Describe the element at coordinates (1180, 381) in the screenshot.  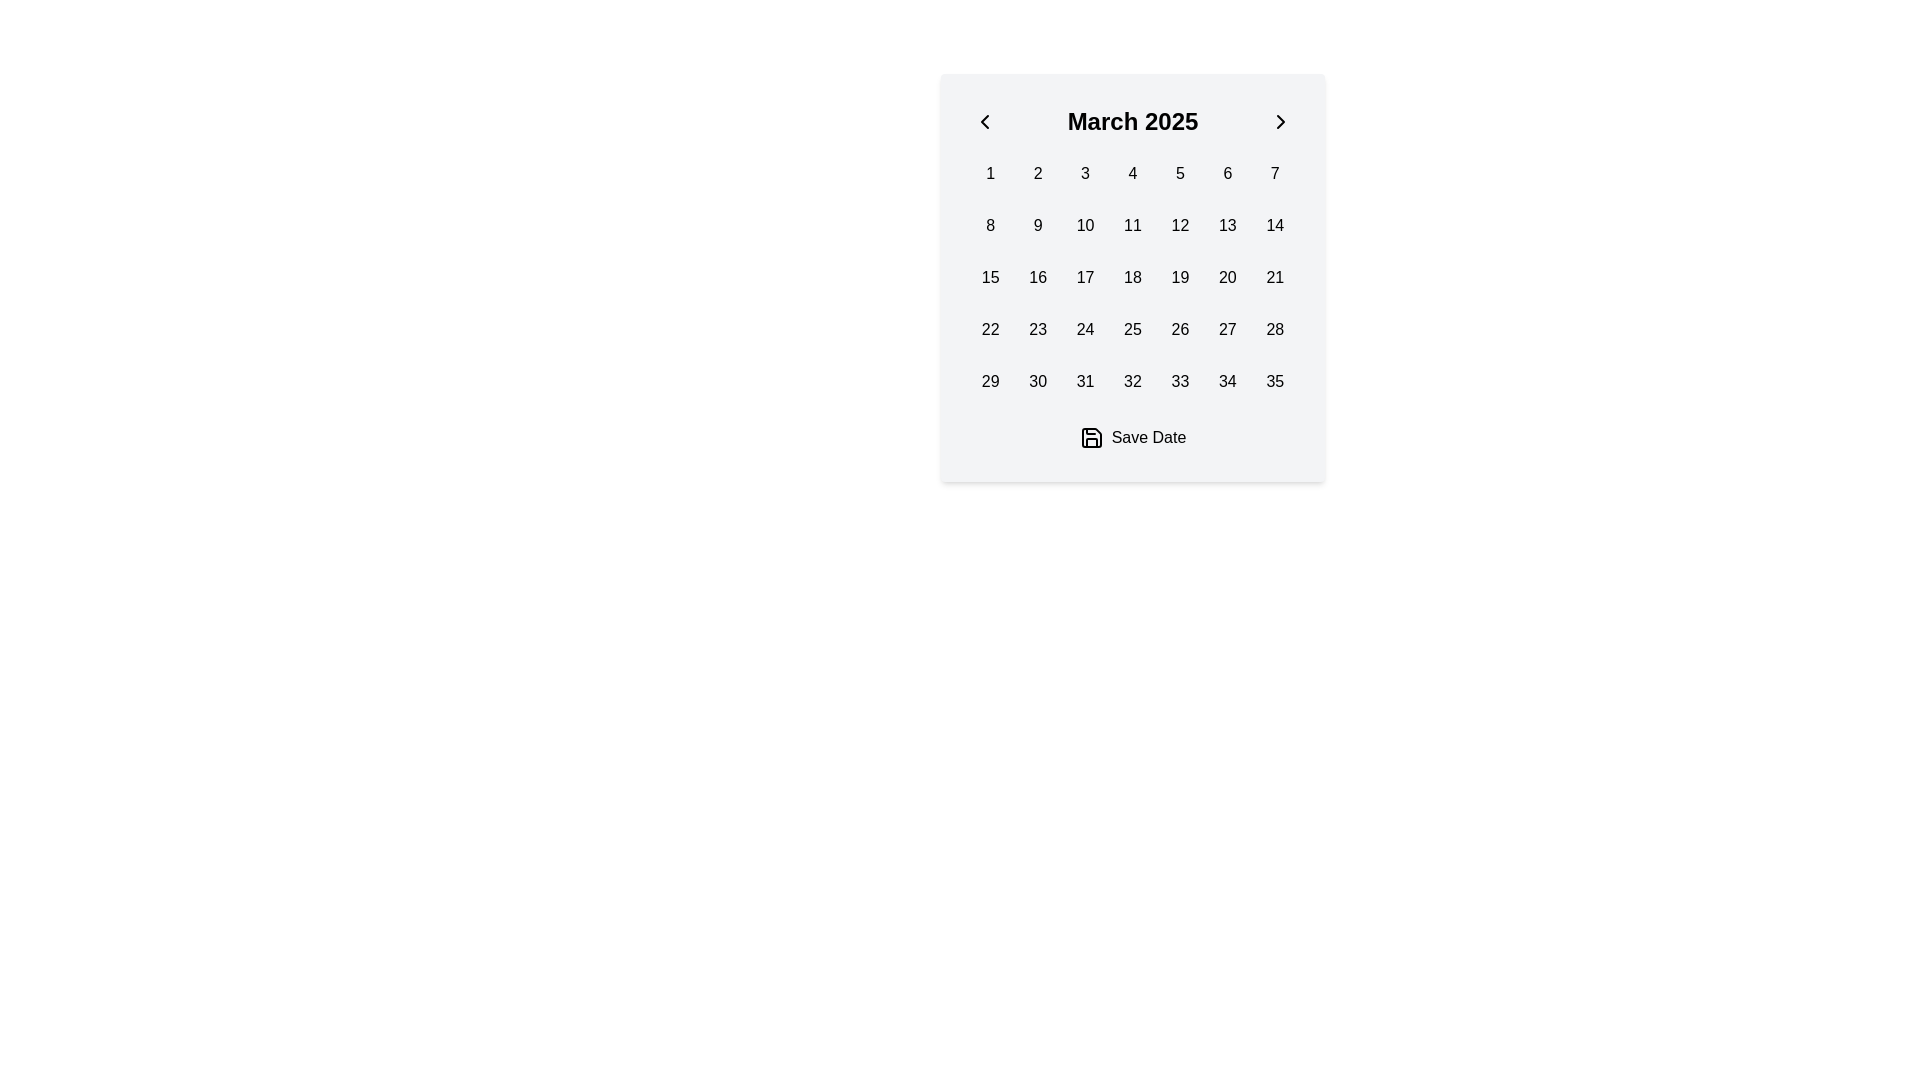
I see `the rectangular button with rounded borders that contains the text '33'` at that location.